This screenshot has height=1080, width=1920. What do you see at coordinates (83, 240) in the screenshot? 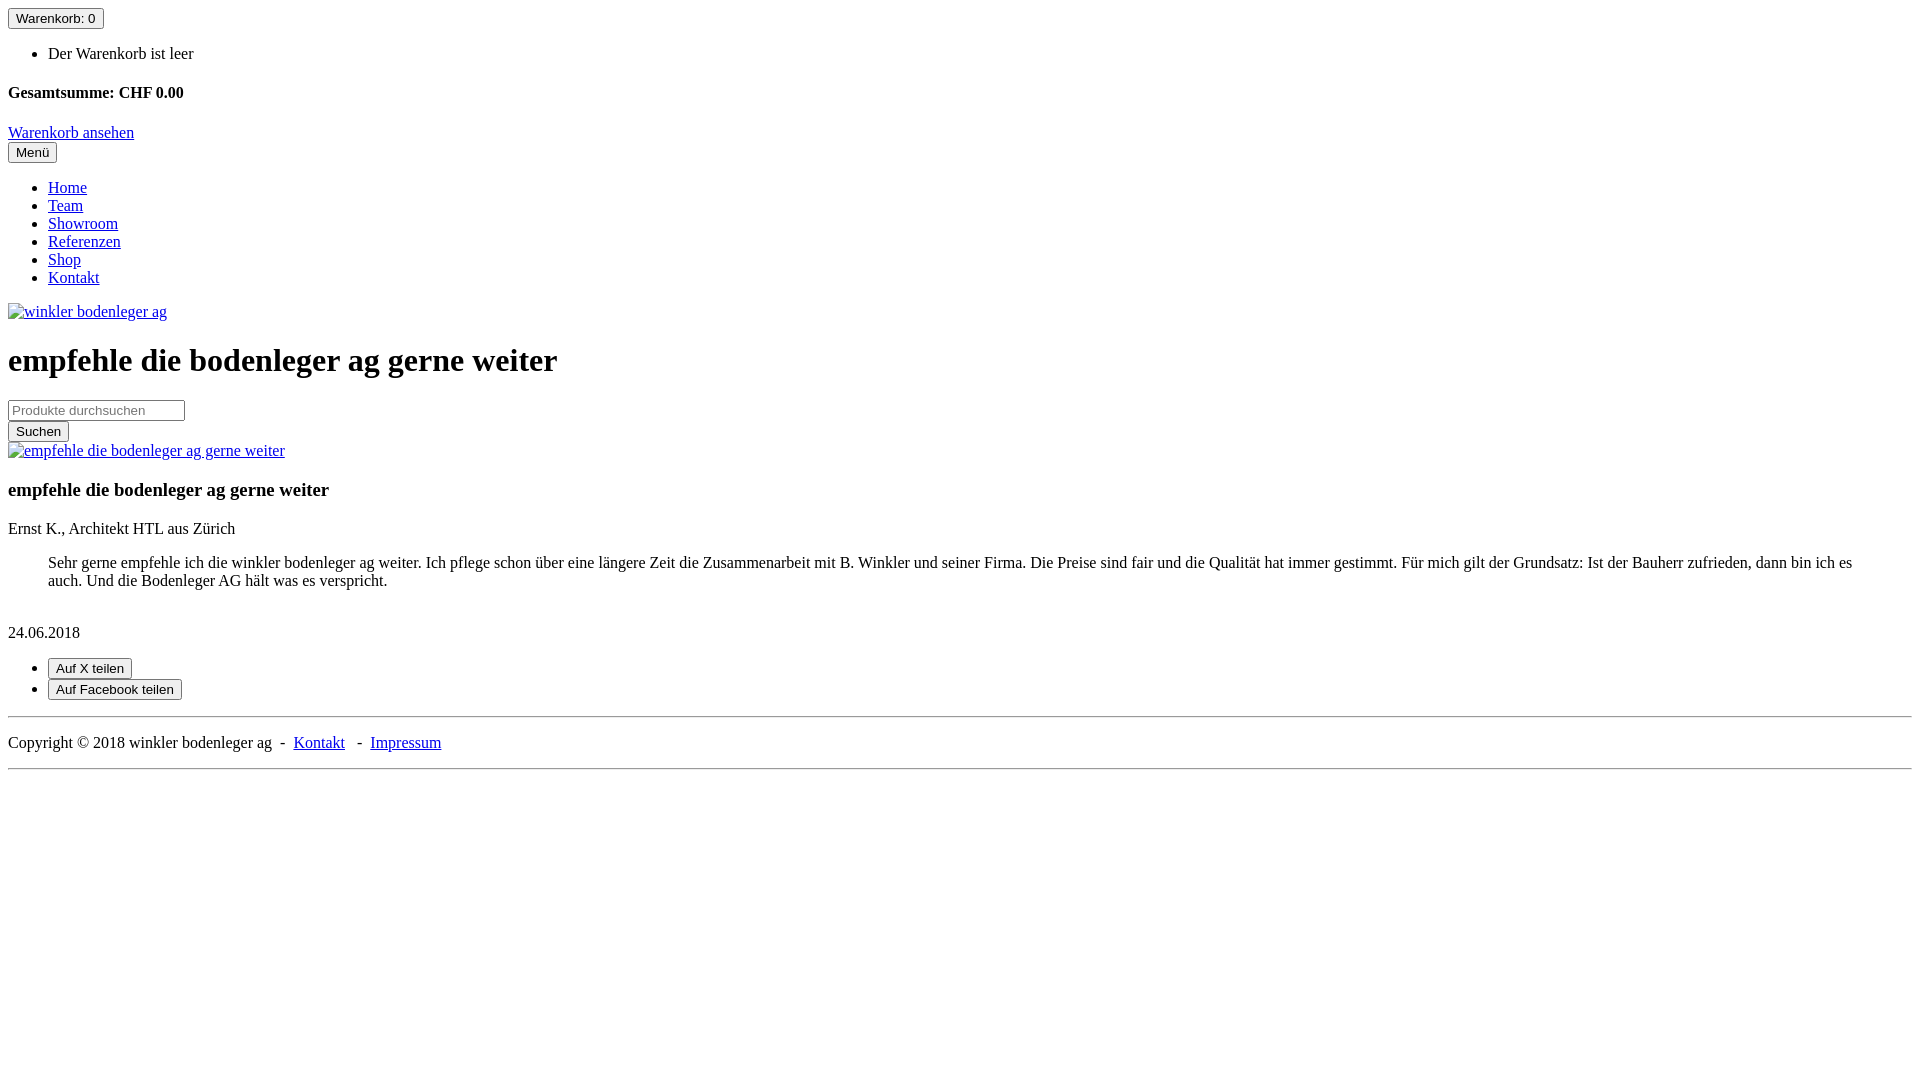
I see `'Referenzen'` at bounding box center [83, 240].